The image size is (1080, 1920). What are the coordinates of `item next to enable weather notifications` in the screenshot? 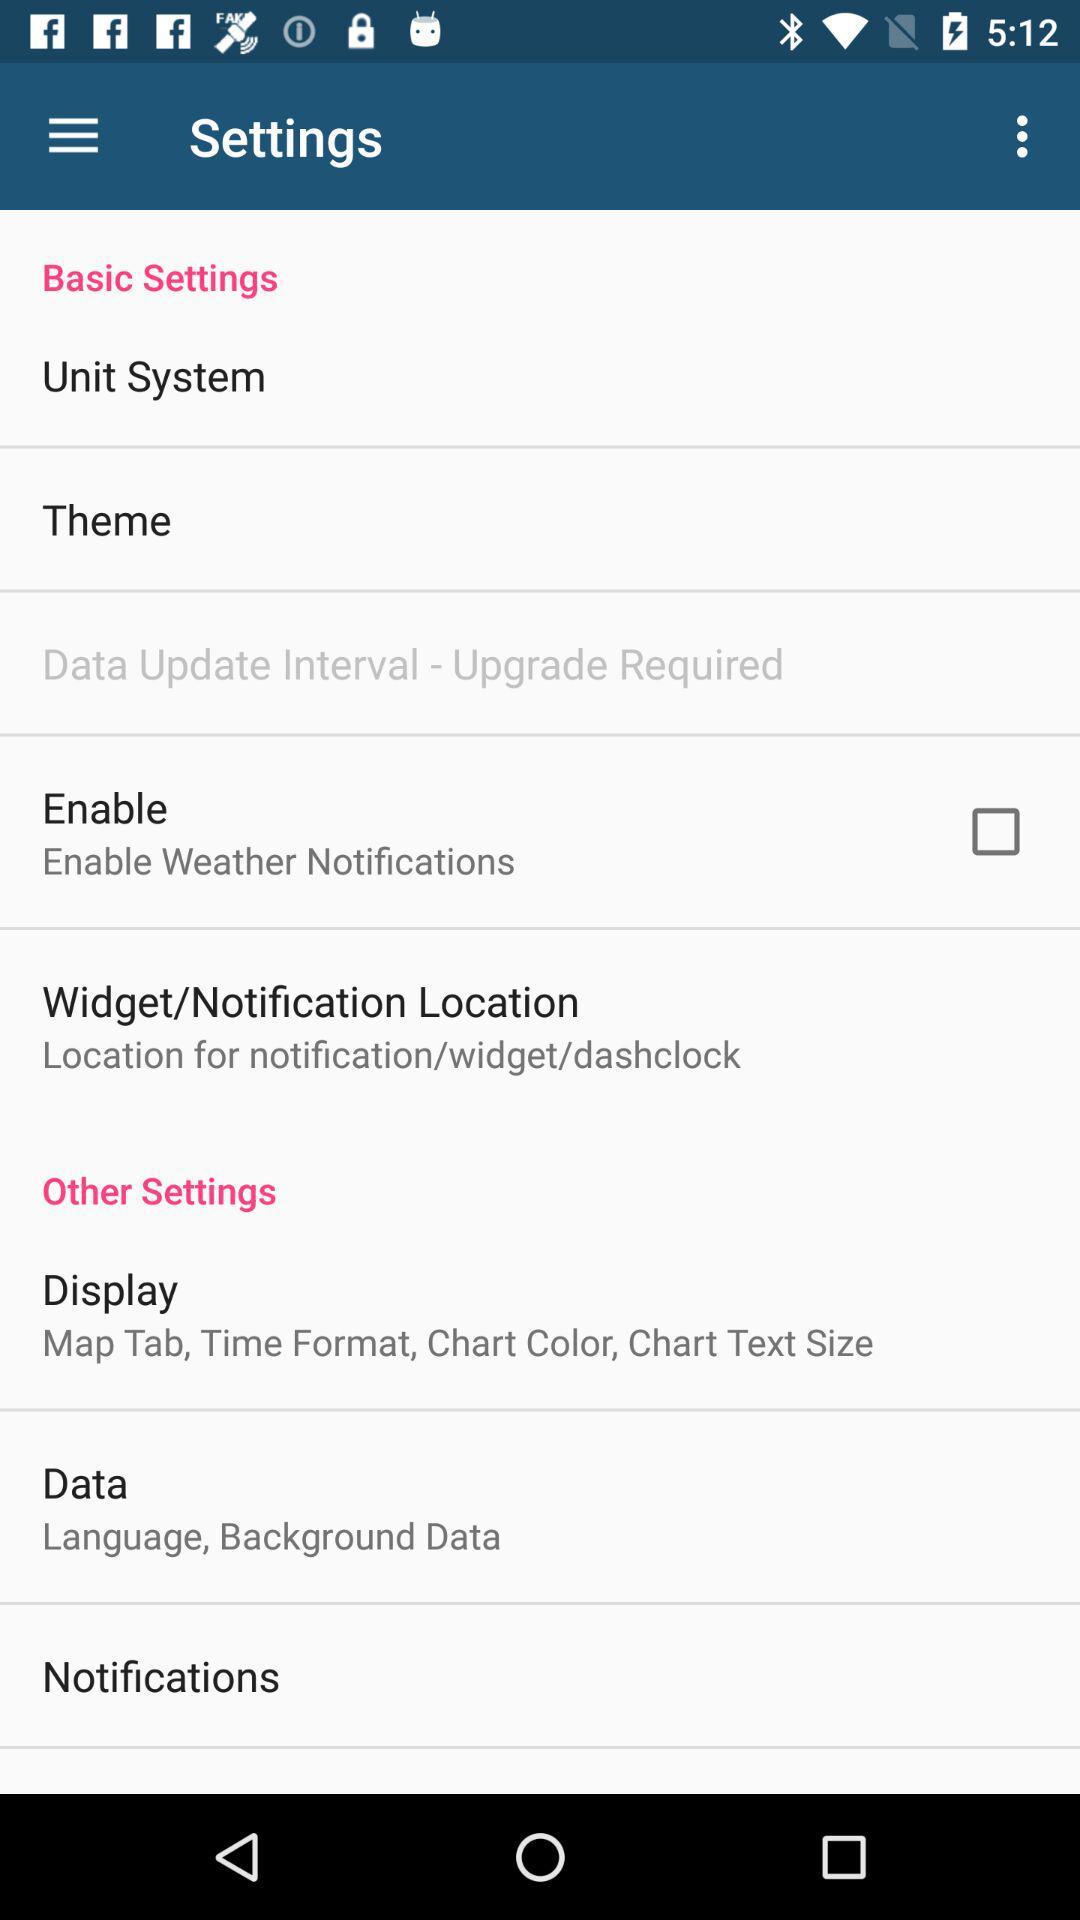 It's located at (995, 831).